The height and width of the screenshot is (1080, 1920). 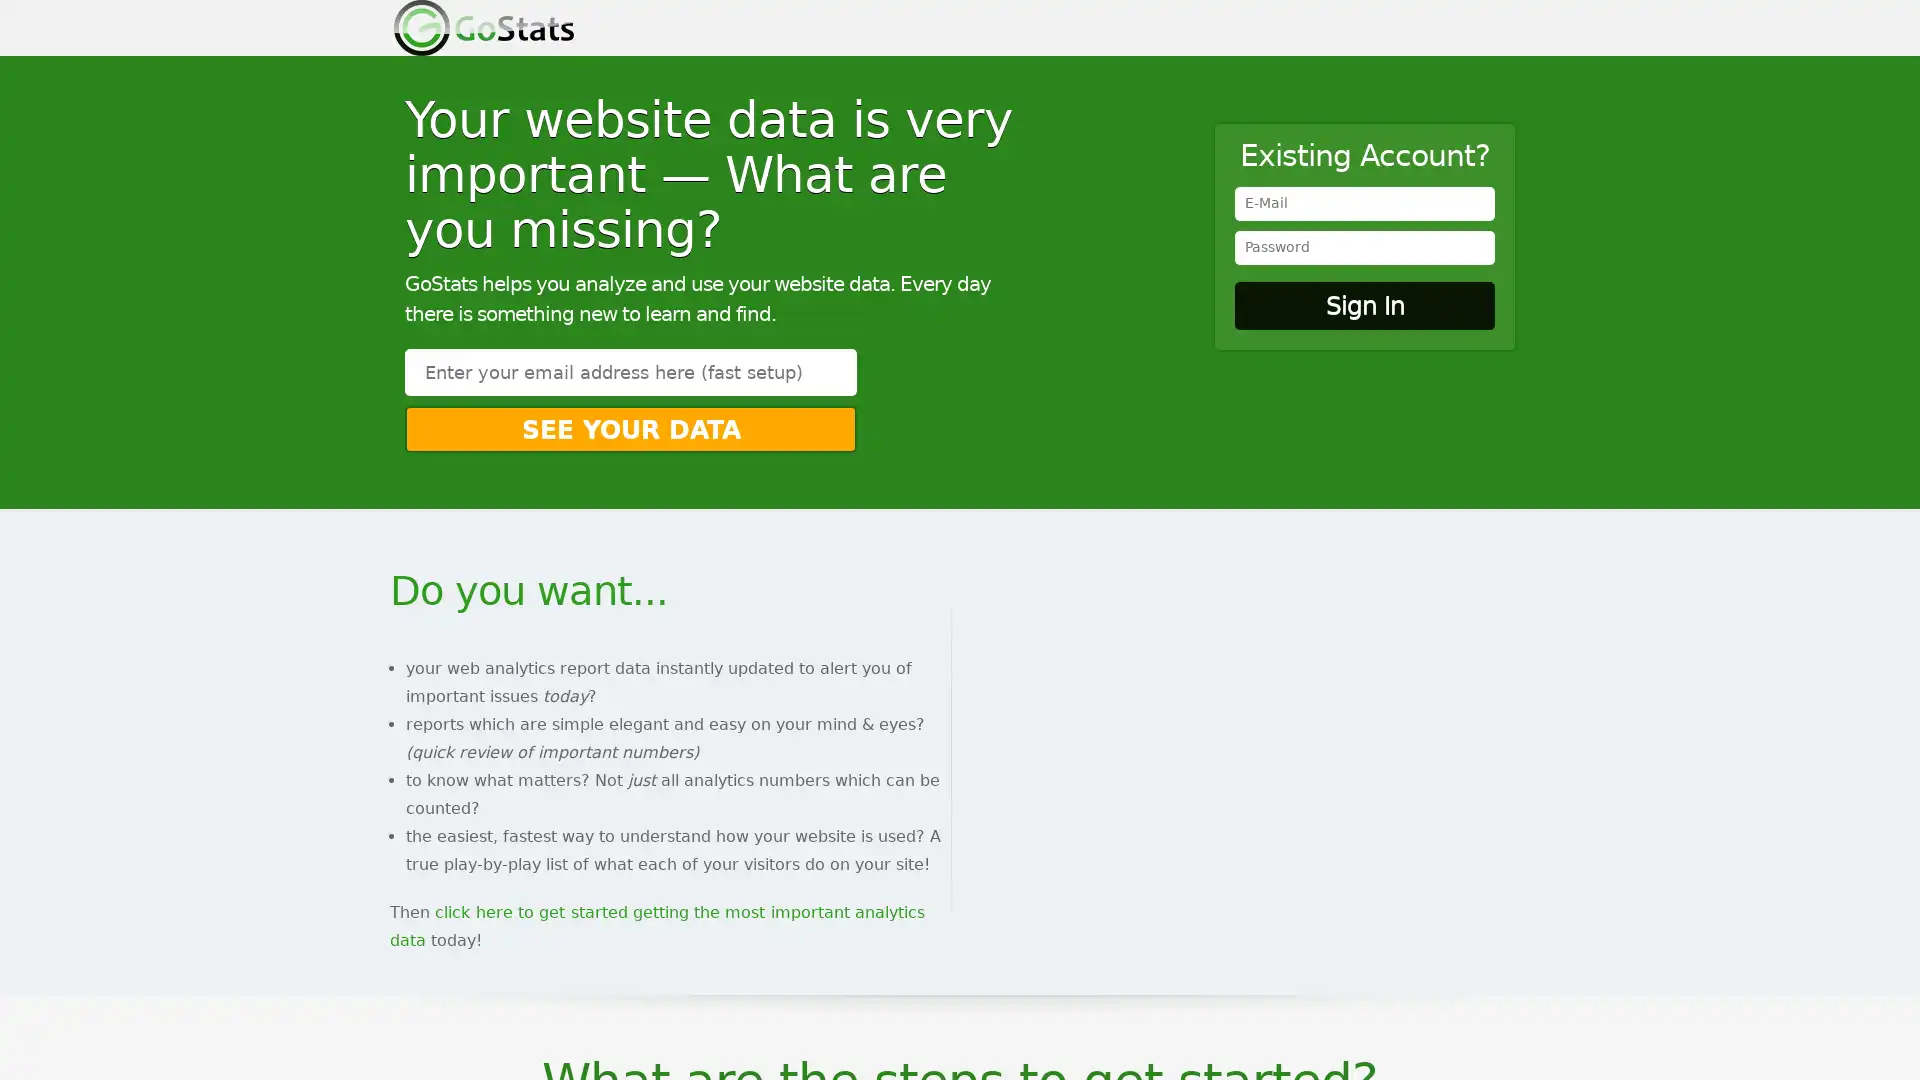 I want to click on See Your Data, so click(x=629, y=428).